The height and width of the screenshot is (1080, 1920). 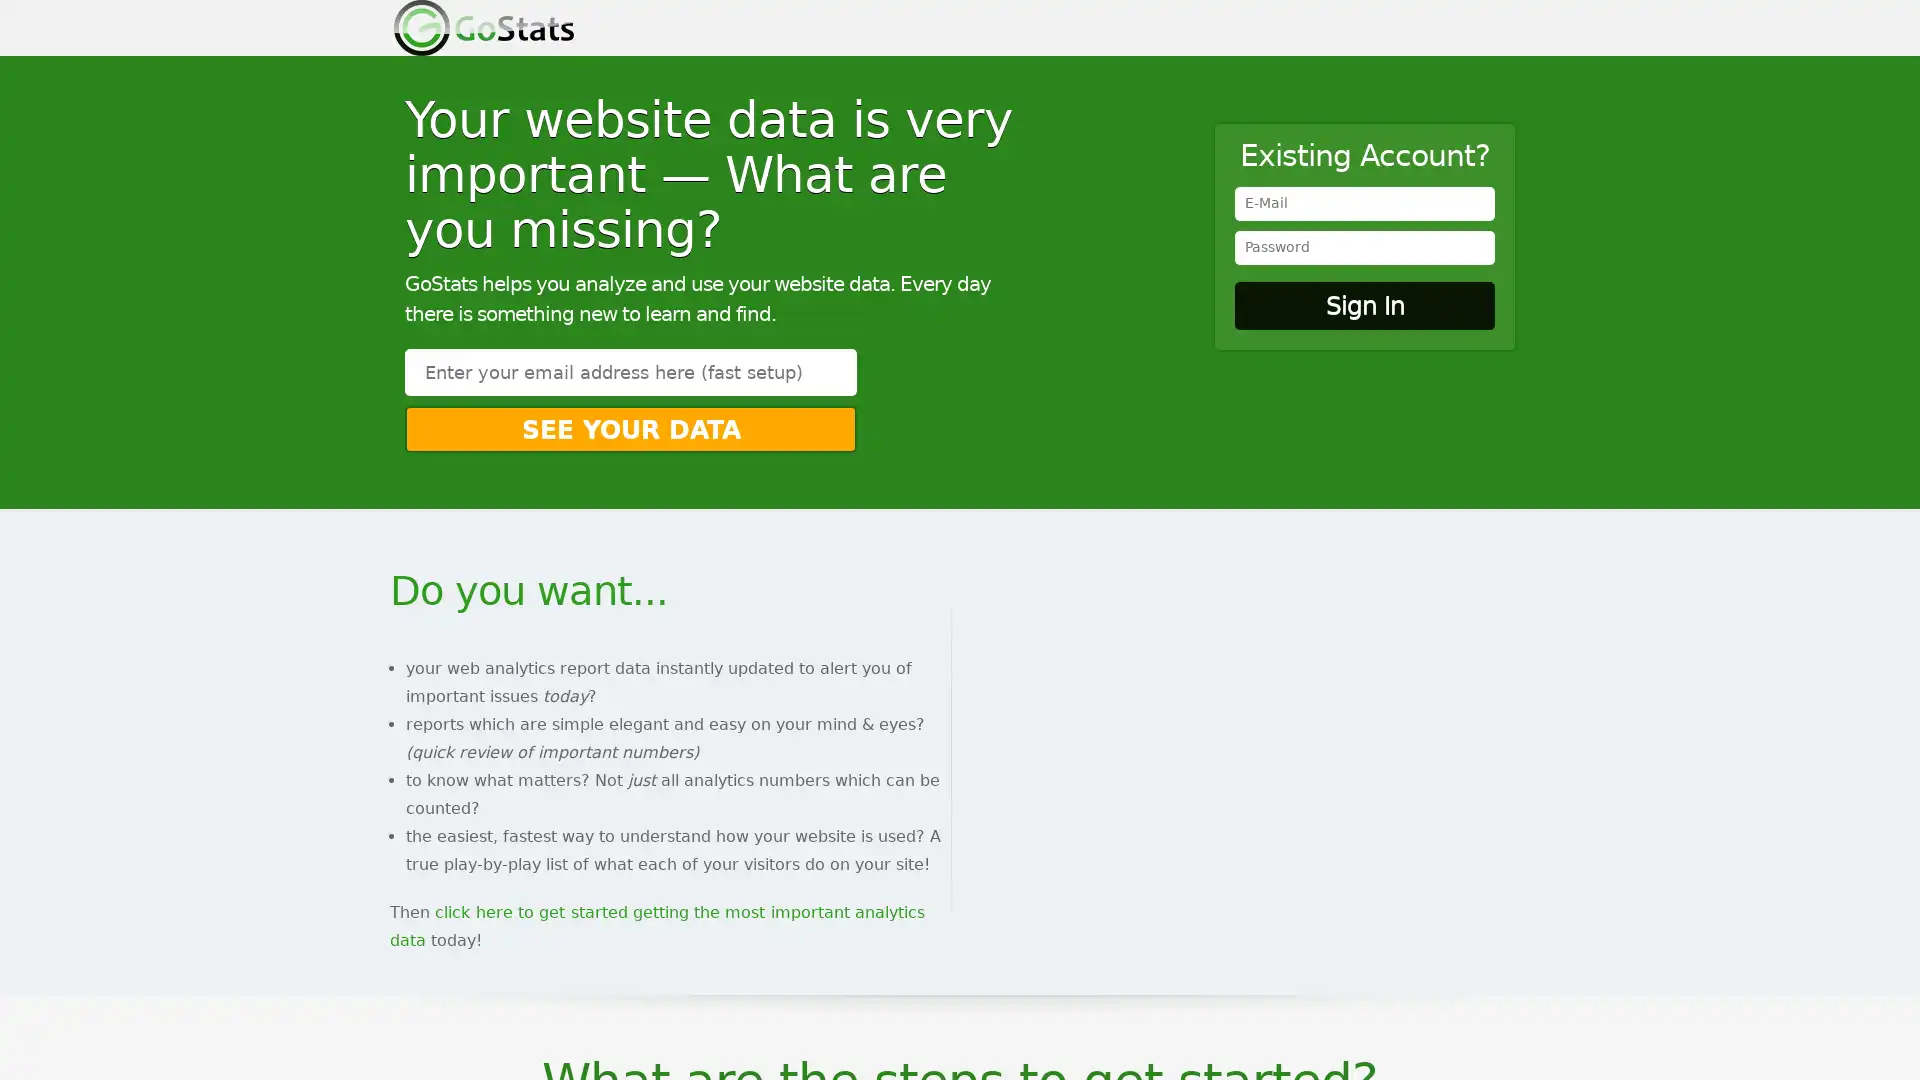 I want to click on See Your Data, so click(x=629, y=428).